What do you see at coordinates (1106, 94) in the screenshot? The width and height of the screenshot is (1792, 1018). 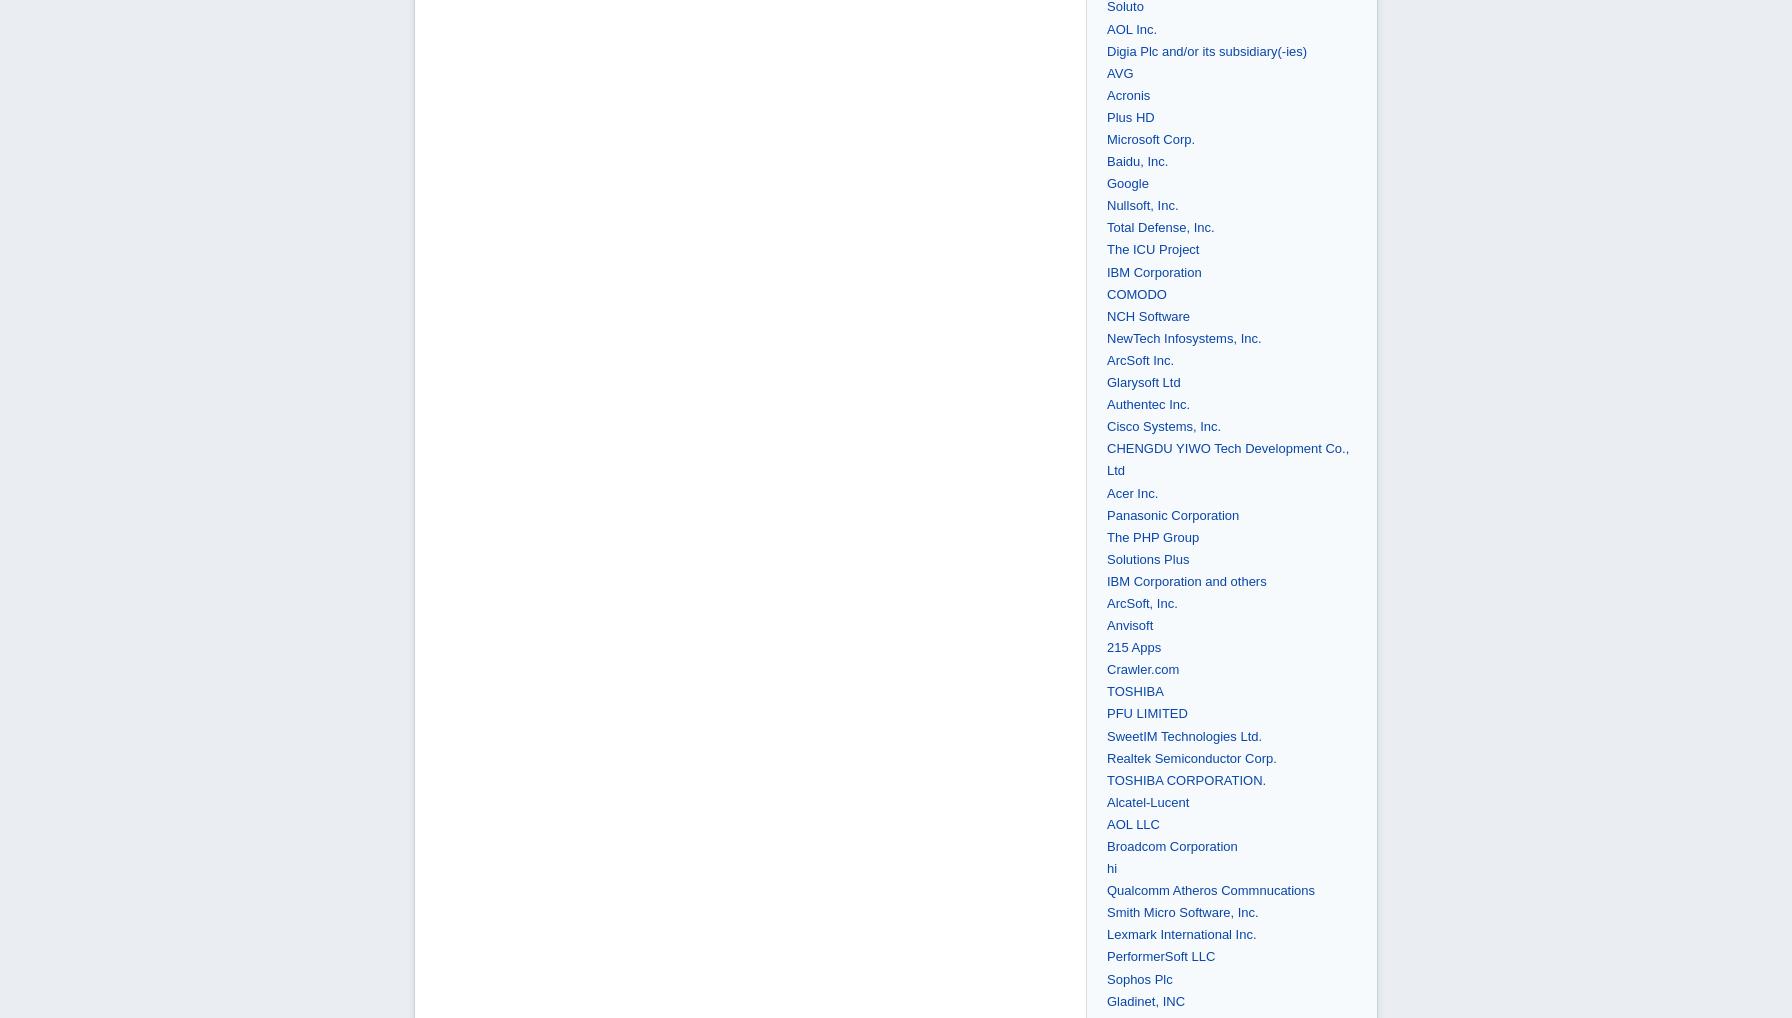 I see `'Acronis'` at bounding box center [1106, 94].